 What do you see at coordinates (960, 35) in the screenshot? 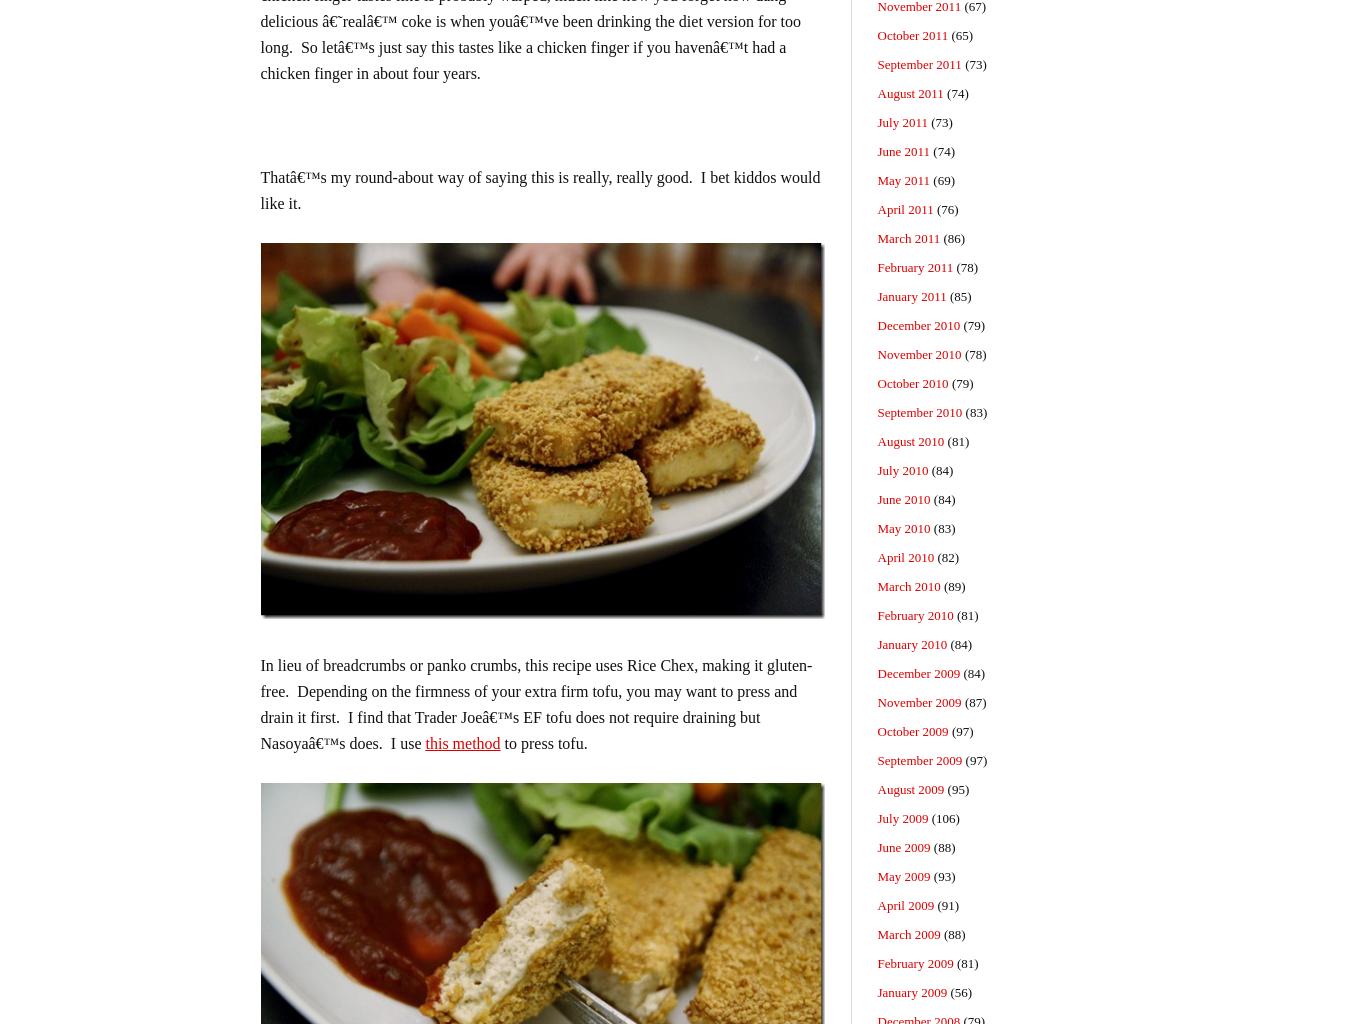
I see `'(65)'` at bounding box center [960, 35].